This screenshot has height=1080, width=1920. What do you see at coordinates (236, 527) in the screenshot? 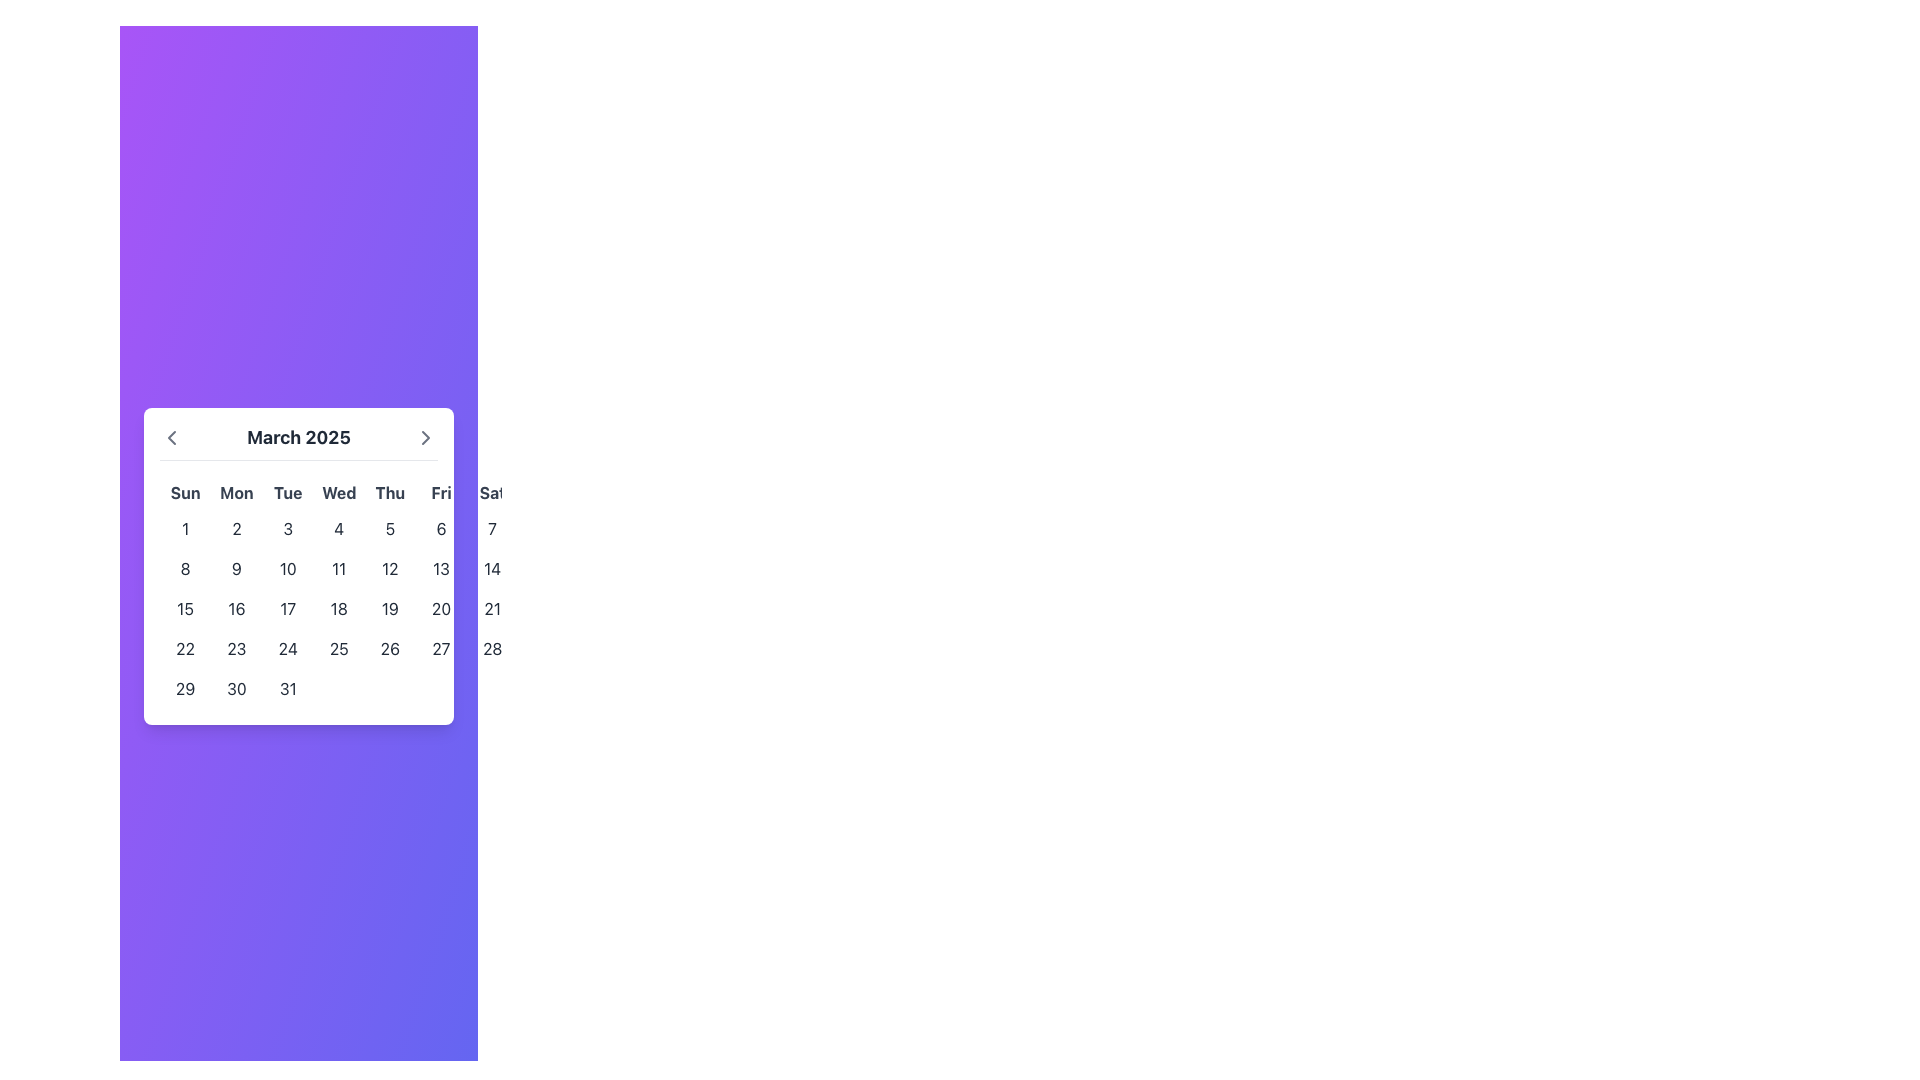
I see `the button labeled '2' which is the second button in a horizontal arrangement within the calendar interface below the 'March 2025' heading` at bounding box center [236, 527].